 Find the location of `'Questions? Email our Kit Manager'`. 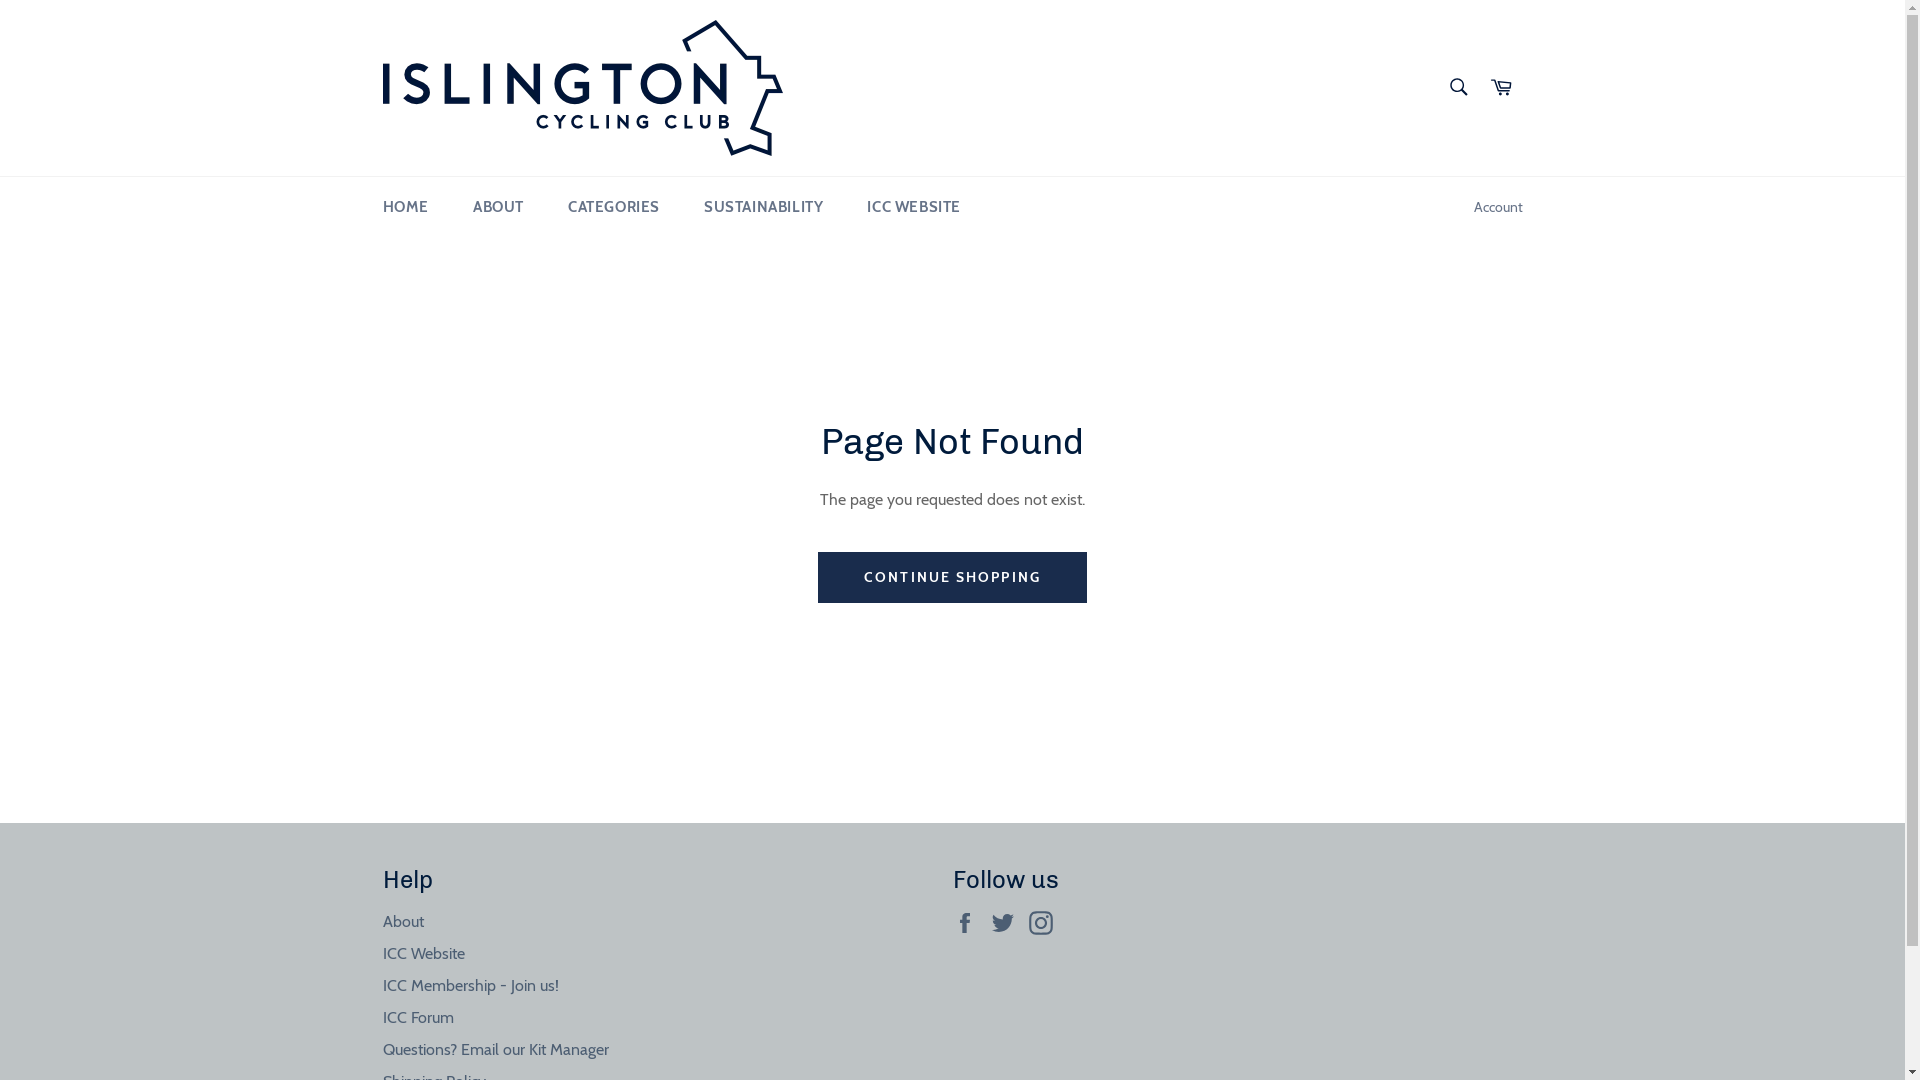

'Questions? Email our Kit Manager' is located at coordinates (494, 1048).